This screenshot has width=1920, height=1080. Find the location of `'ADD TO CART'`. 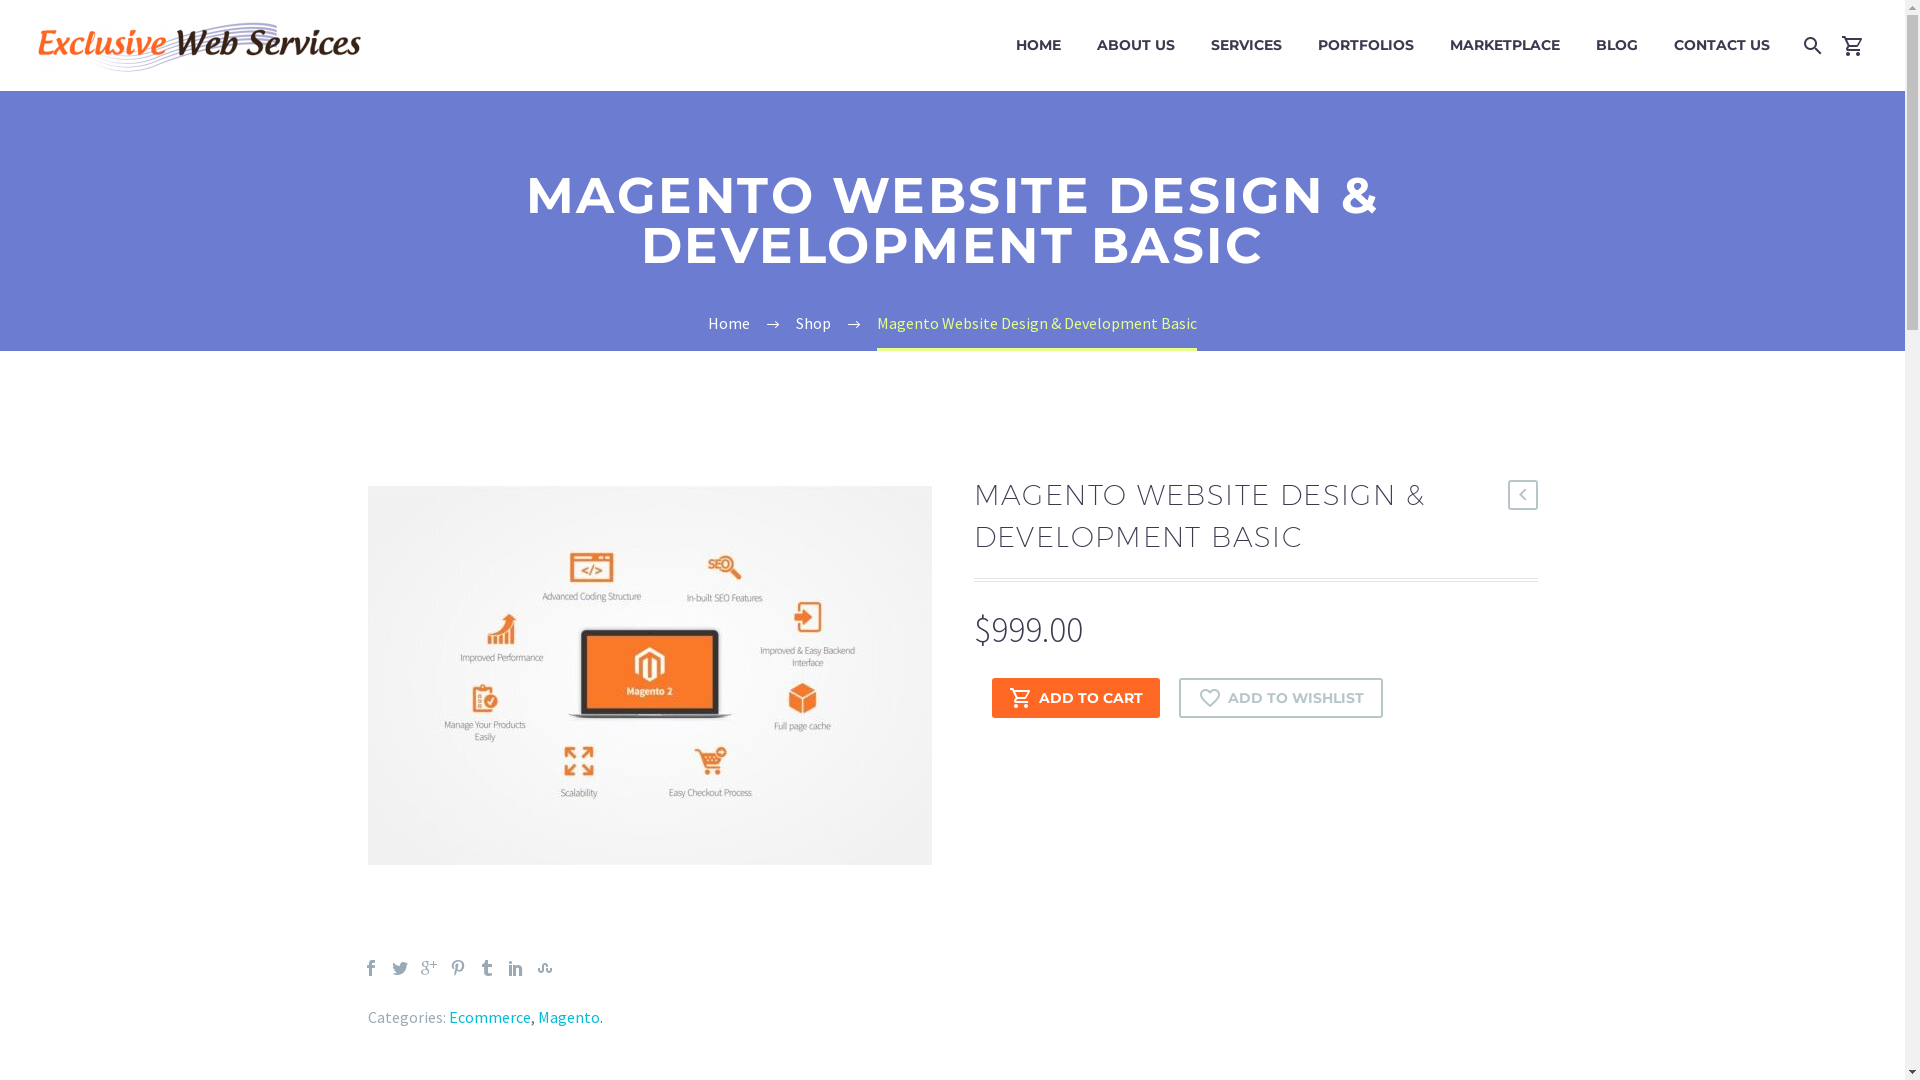

'ADD TO CART' is located at coordinates (1074, 697).